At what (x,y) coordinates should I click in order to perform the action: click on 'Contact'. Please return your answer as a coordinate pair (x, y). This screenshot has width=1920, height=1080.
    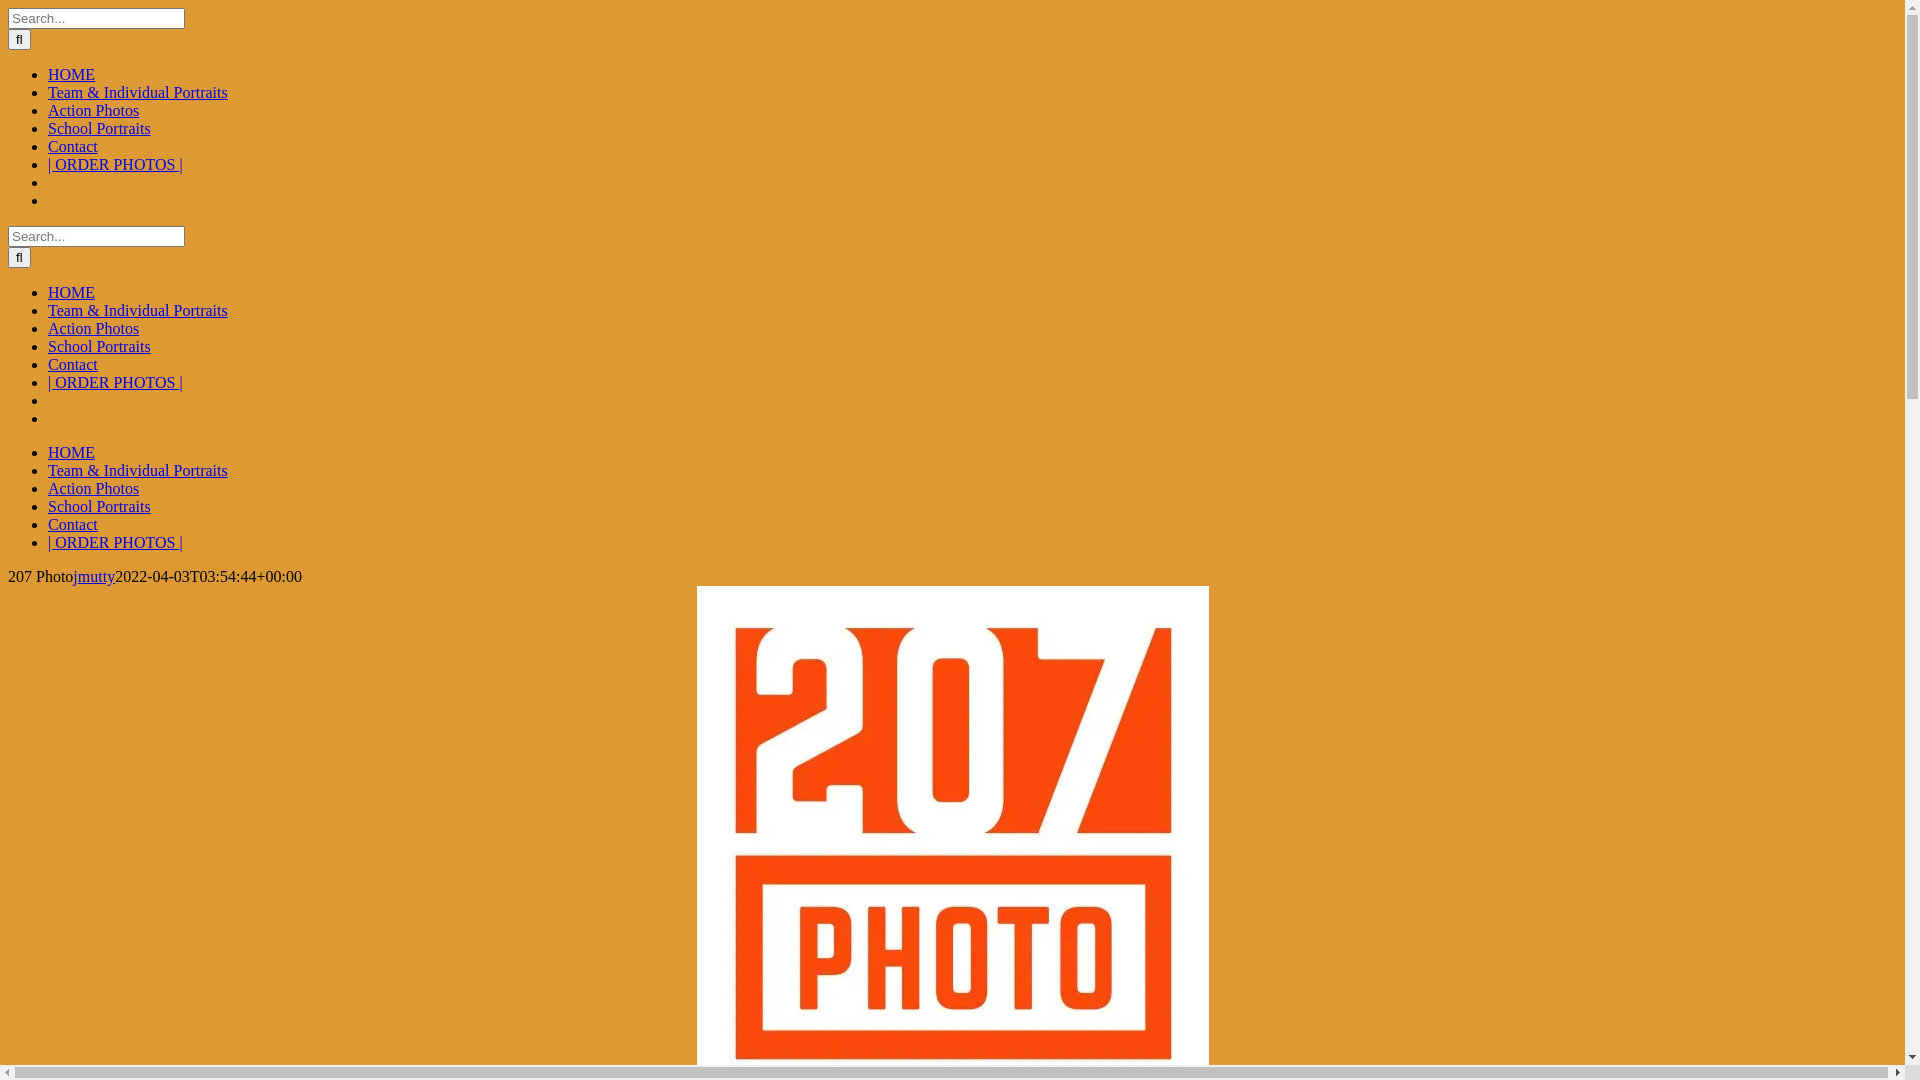
    Looking at the image, I should click on (48, 523).